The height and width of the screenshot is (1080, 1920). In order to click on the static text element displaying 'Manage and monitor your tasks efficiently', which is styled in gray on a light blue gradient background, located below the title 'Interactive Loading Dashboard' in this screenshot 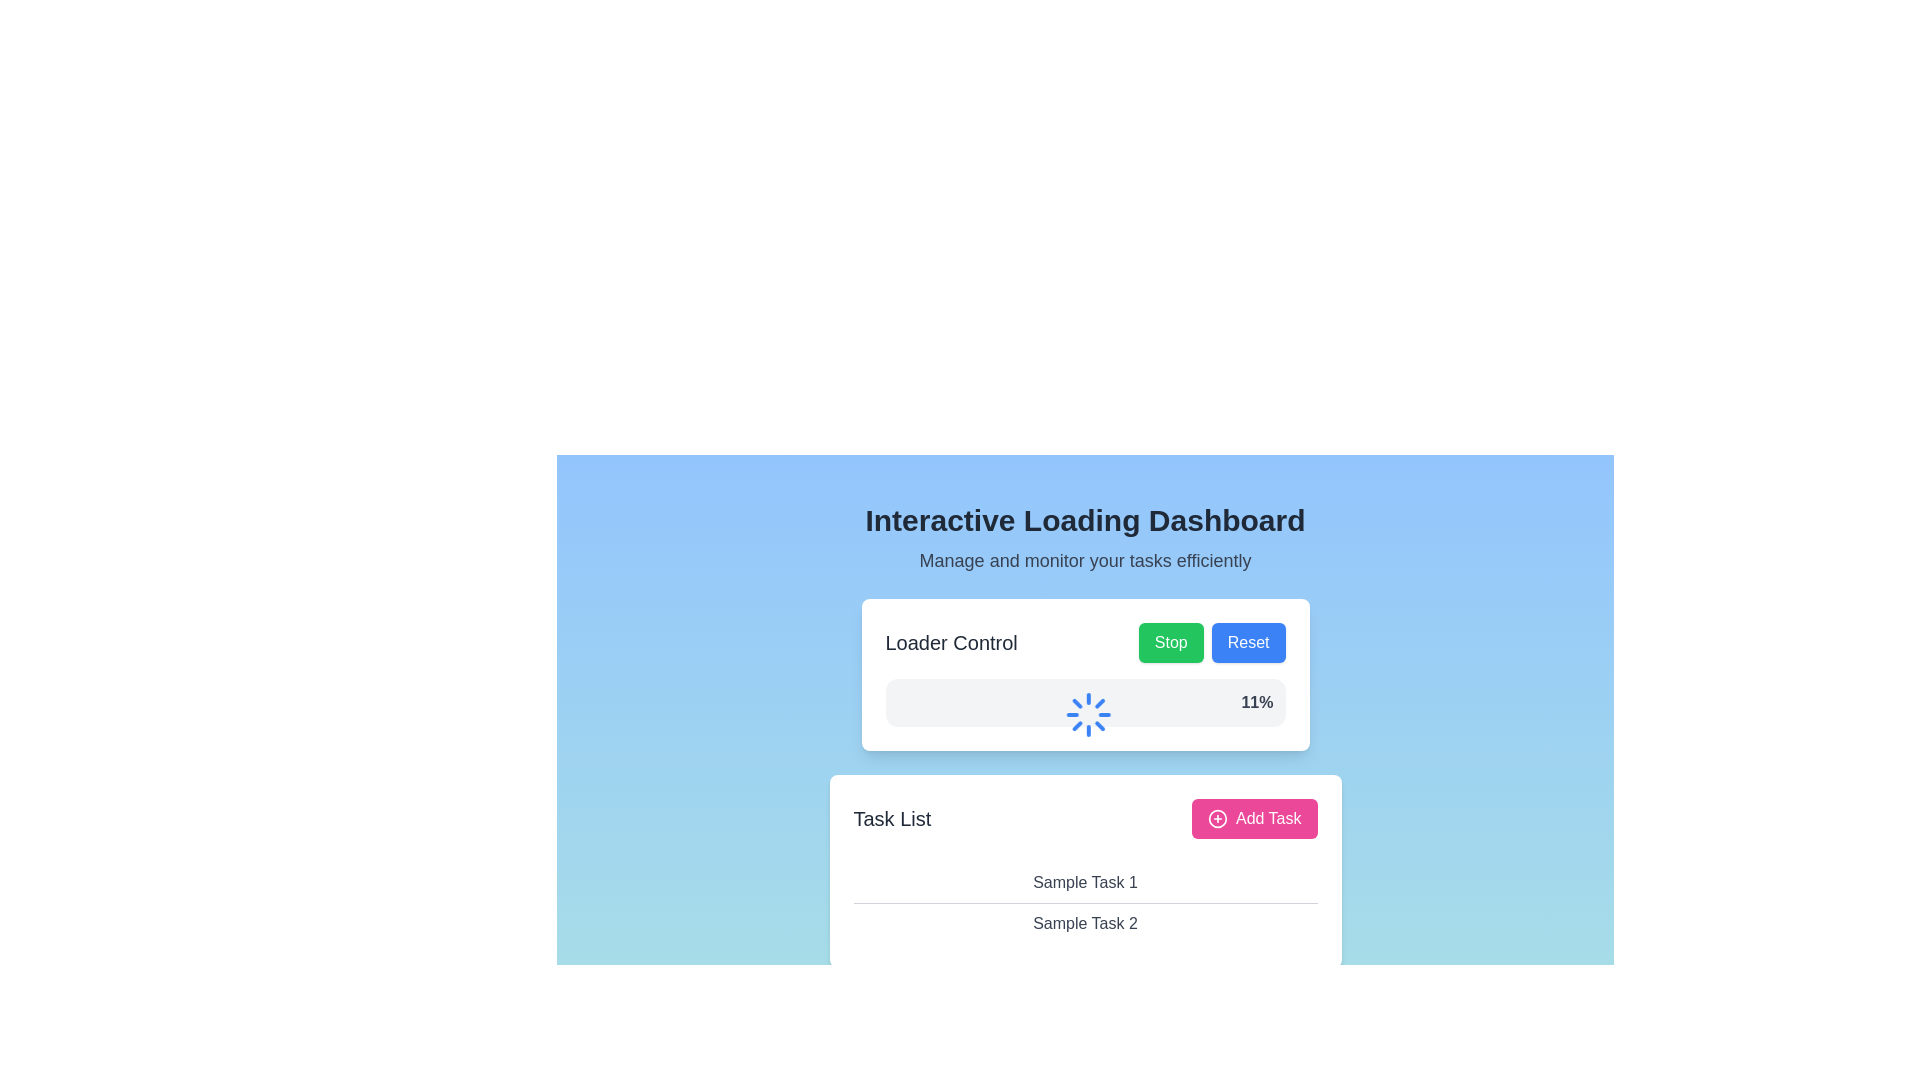, I will do `click(1084, 560)`.